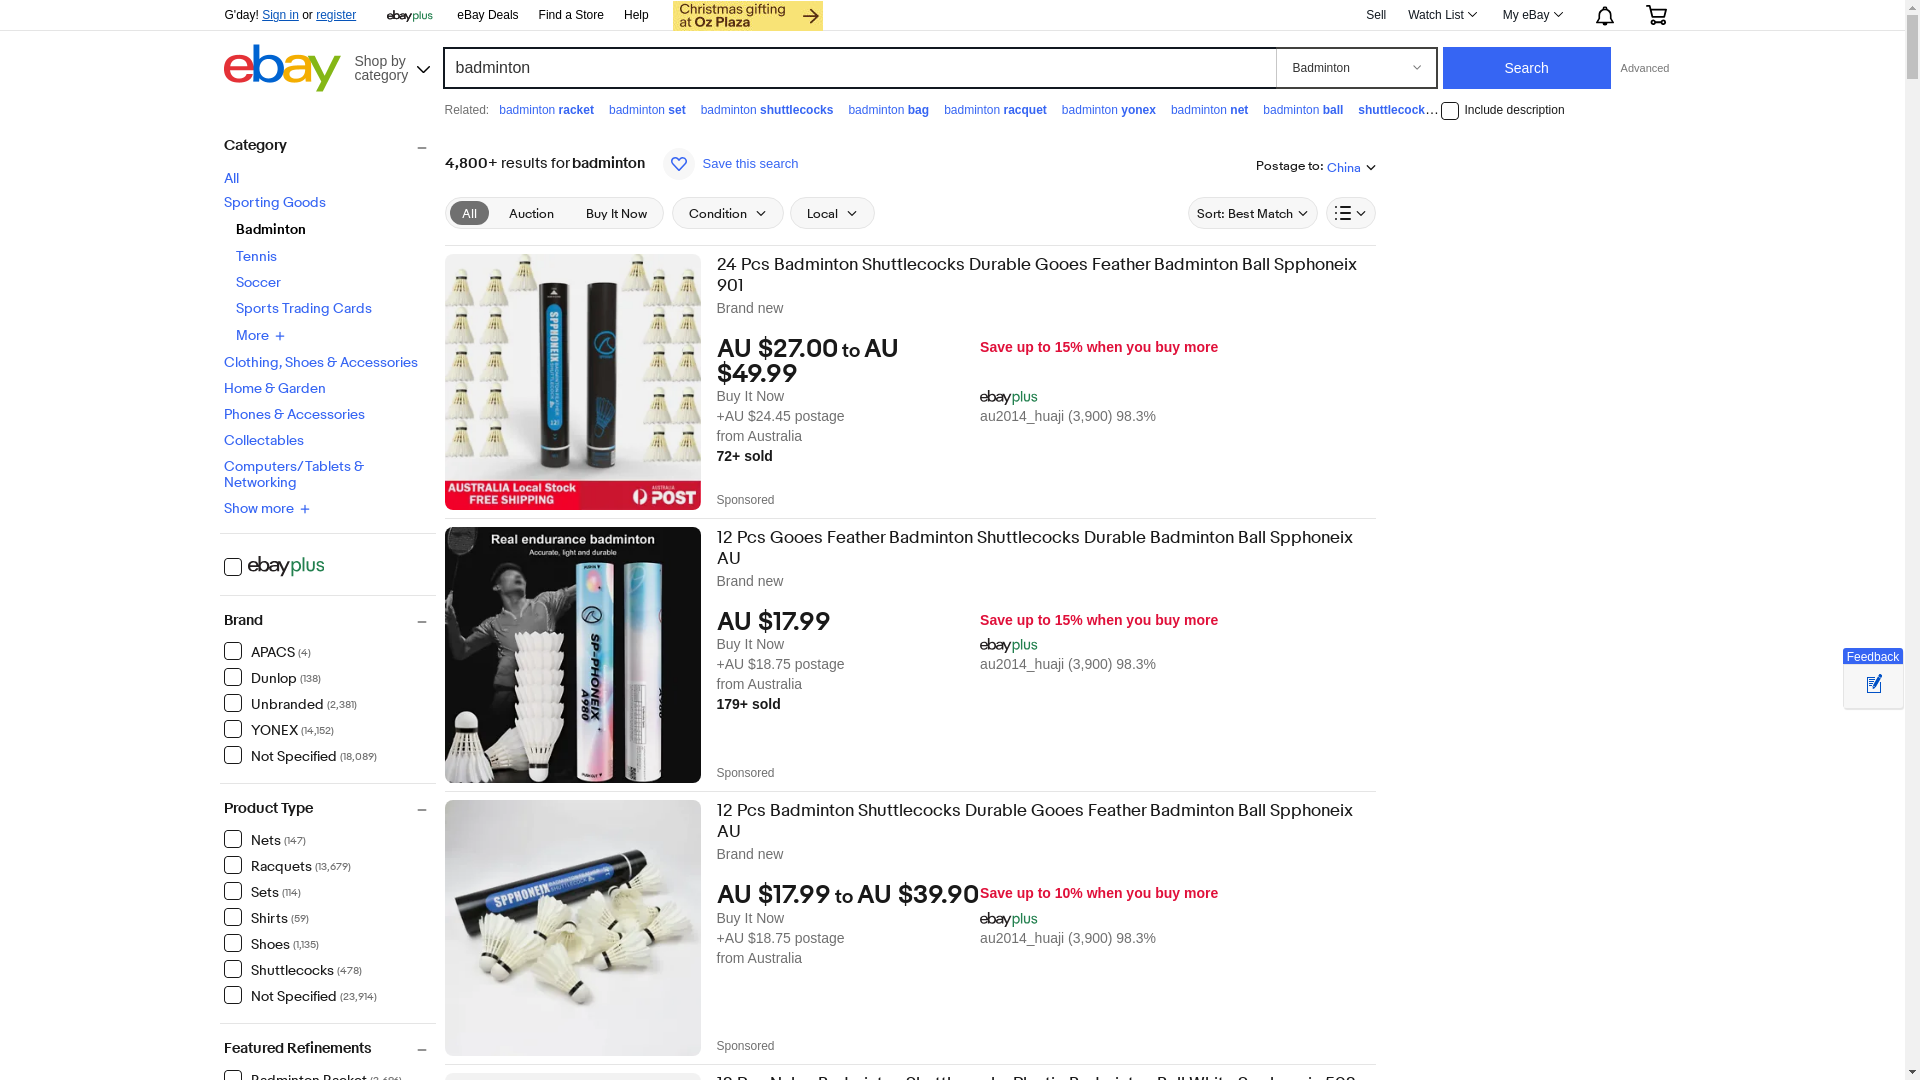 Image resolution: width=1920 pixels, height=1080 pixels. I want to click on 'Racquets, so click(286, 863).